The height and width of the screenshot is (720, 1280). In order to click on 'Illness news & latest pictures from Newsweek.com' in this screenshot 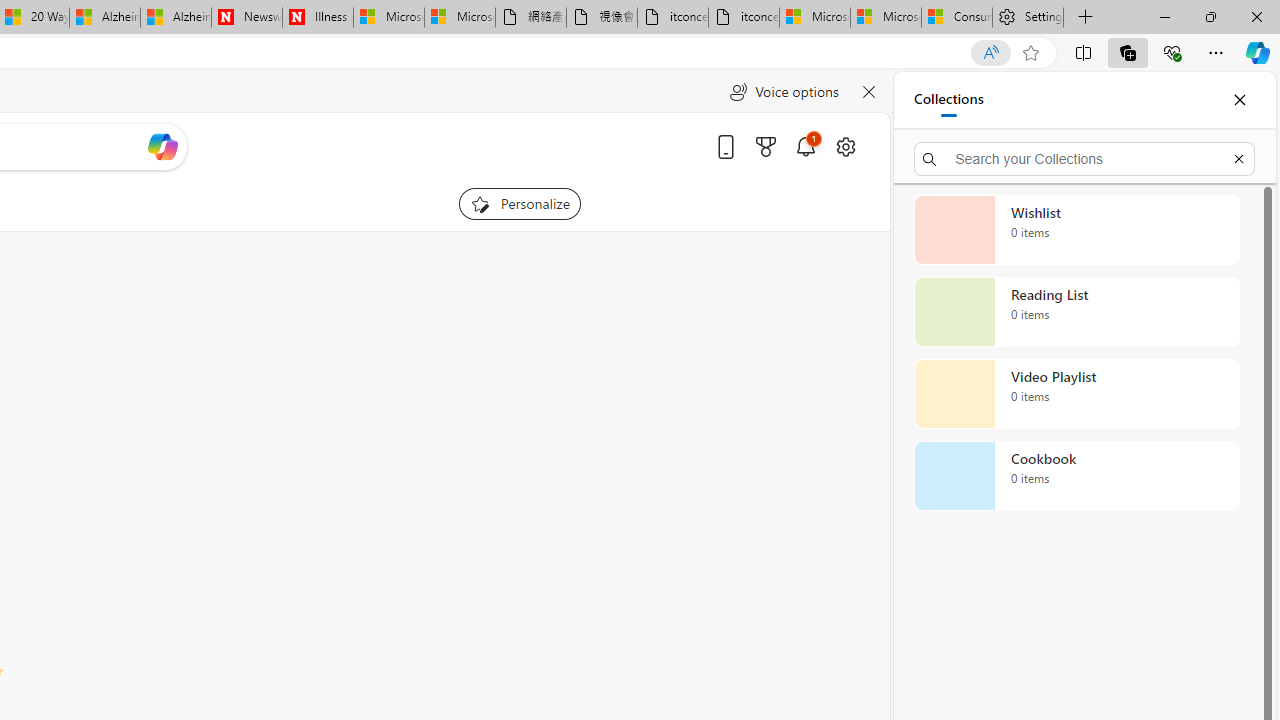, I will do `click(317, 17)`.